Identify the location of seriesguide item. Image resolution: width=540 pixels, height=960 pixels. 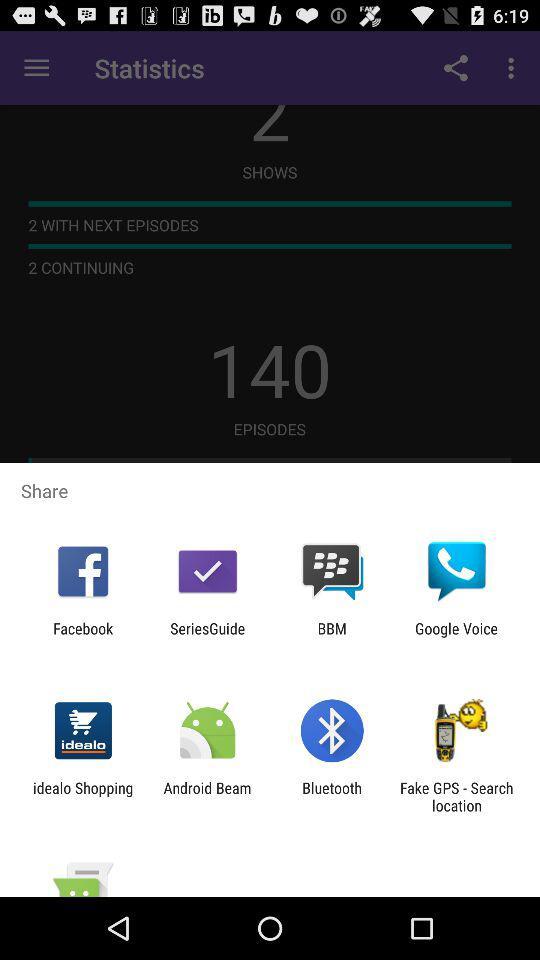
(206, 636).